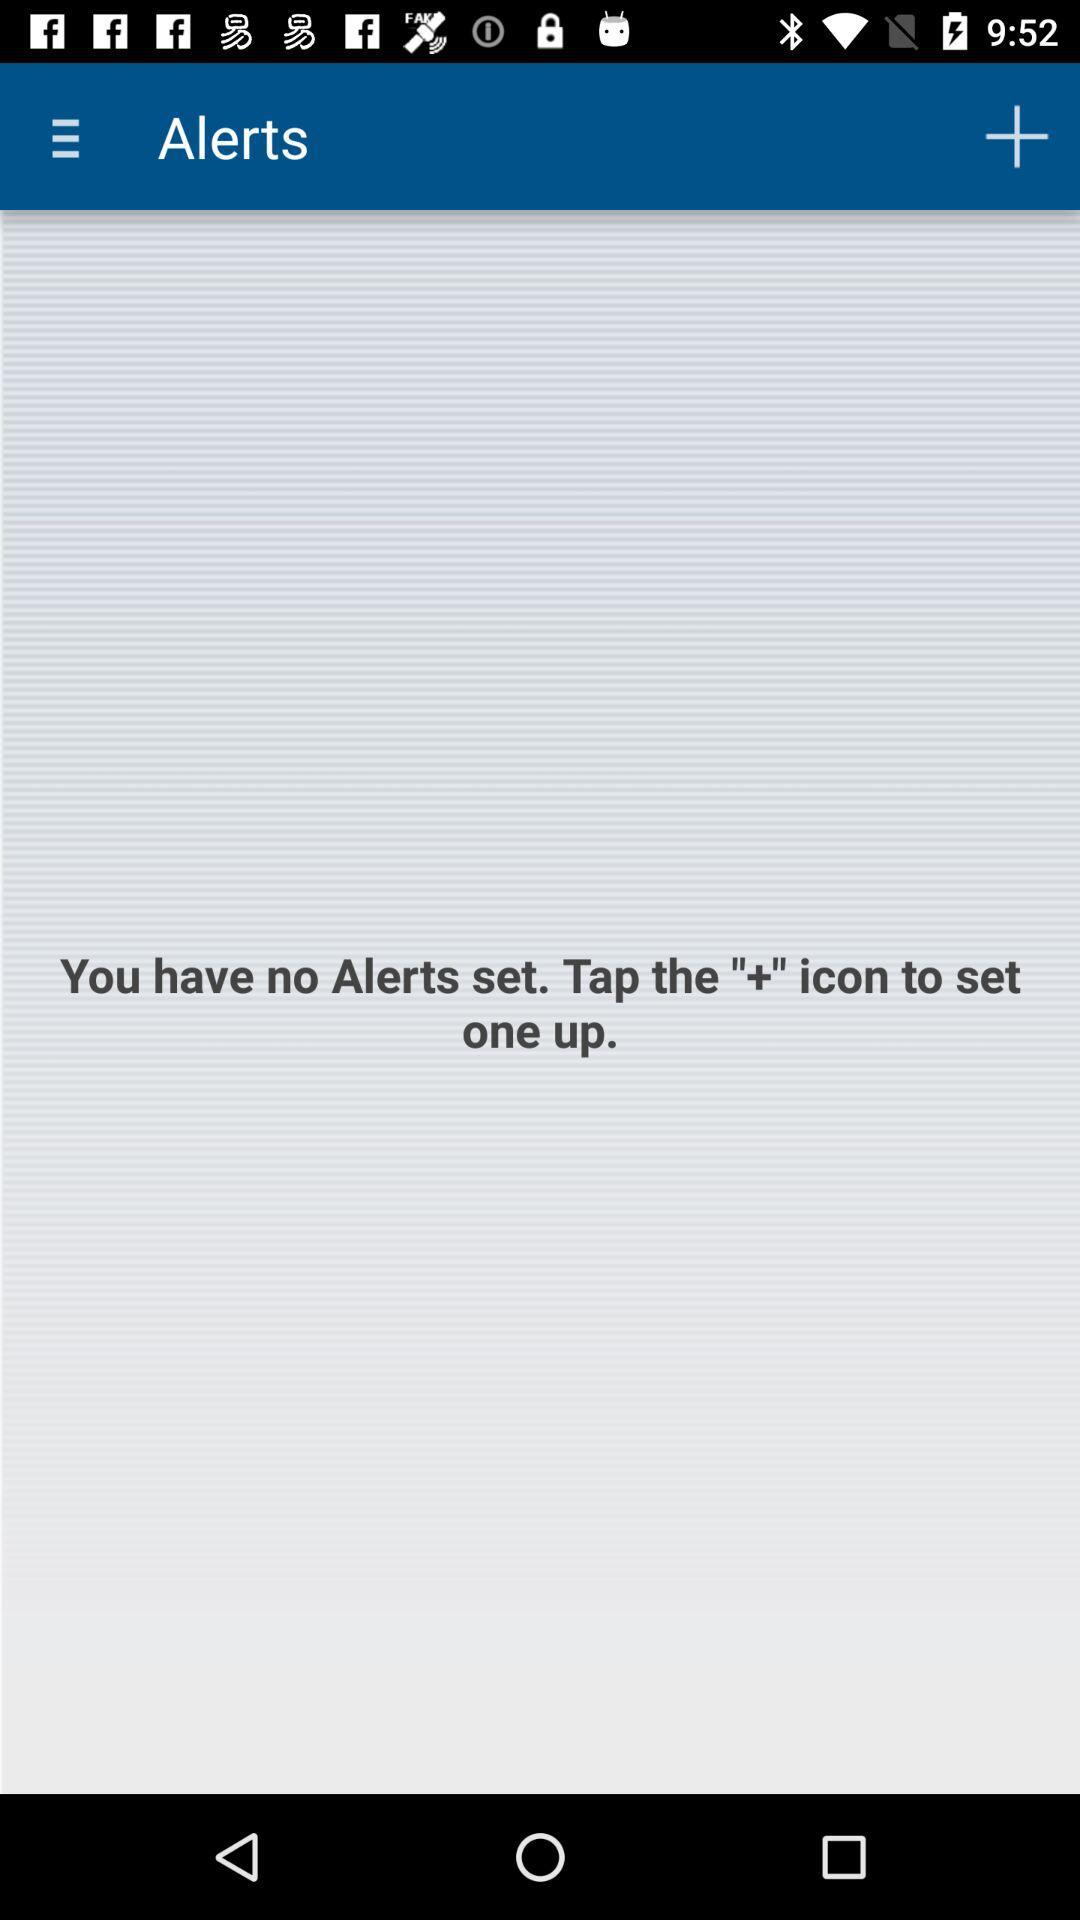  I want to click on the icon above the you have no item, so click(1017, 135).